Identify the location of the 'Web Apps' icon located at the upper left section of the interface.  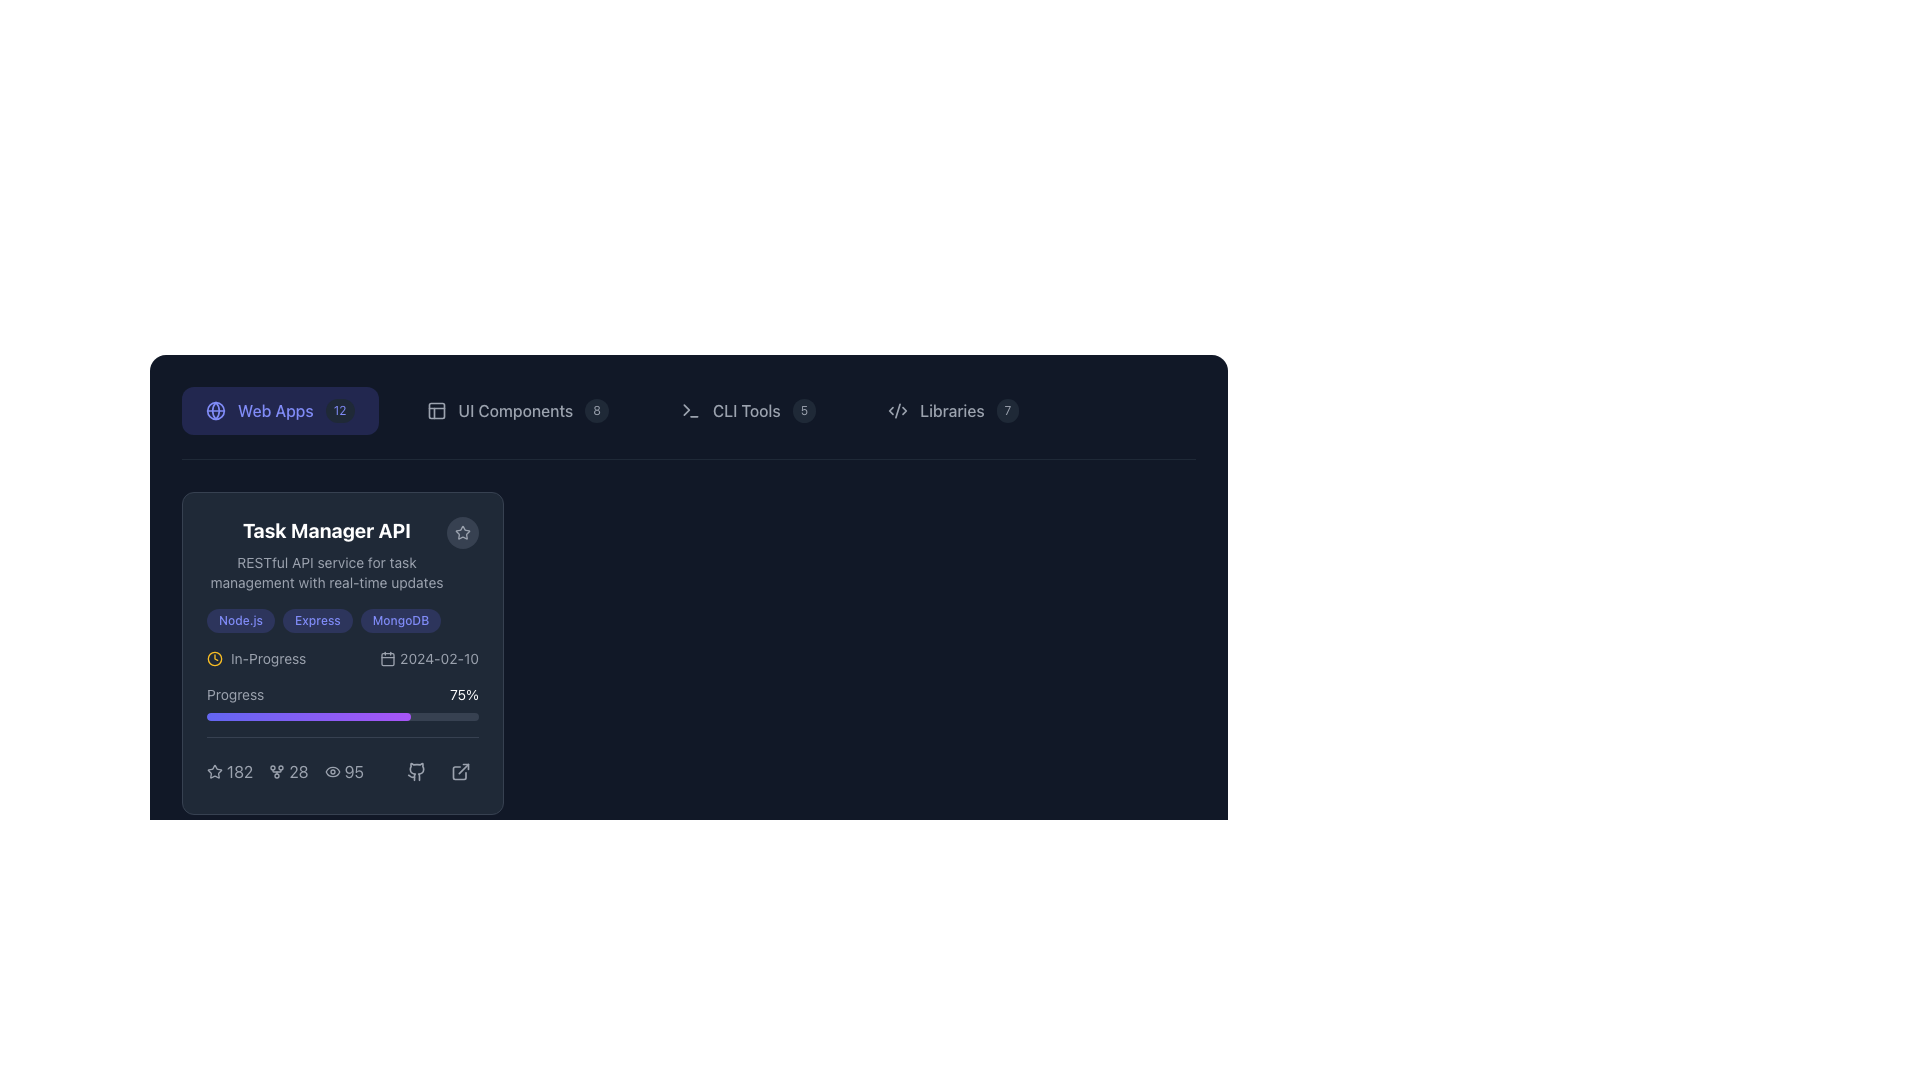
(216, 410).